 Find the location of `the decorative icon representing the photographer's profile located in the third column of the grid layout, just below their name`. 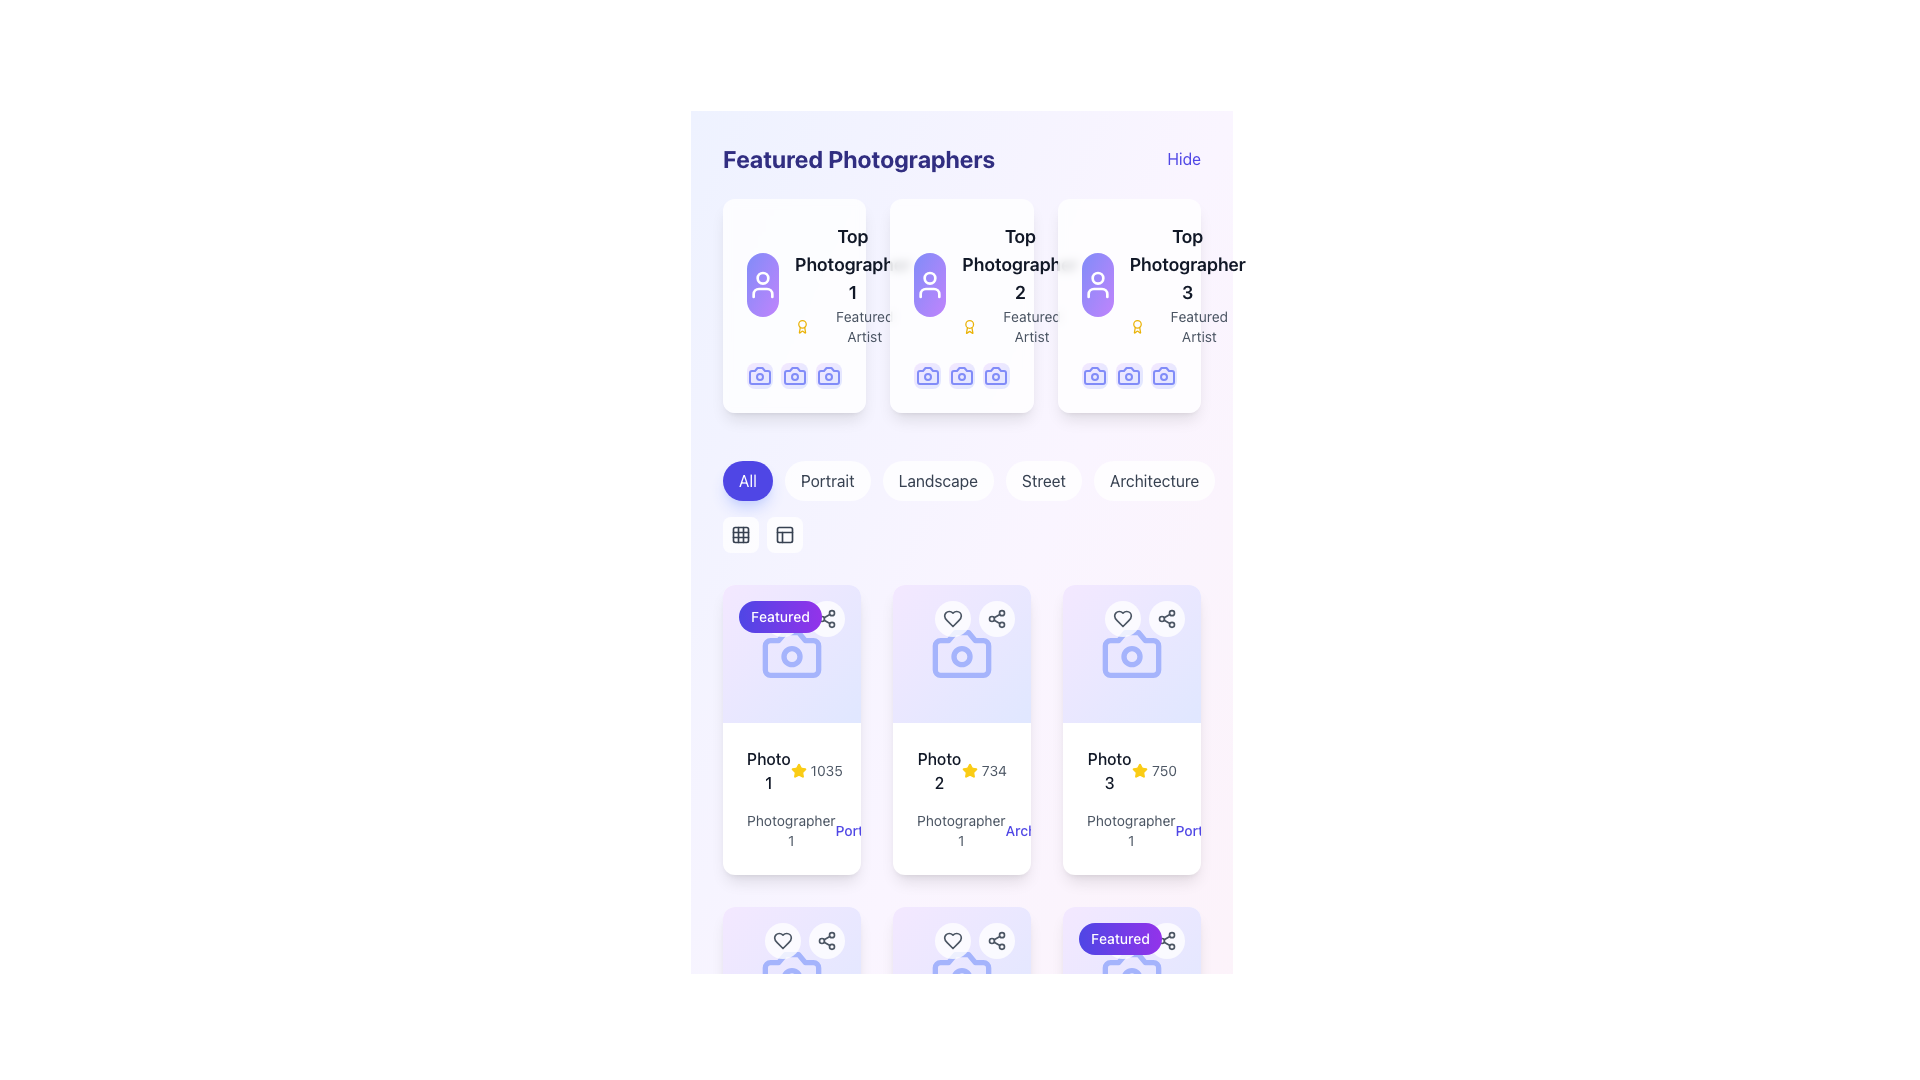

the decorative icon representing the photographer's profile located in the third column of the grid layout, just below their name is located at coordinates (996, 376).